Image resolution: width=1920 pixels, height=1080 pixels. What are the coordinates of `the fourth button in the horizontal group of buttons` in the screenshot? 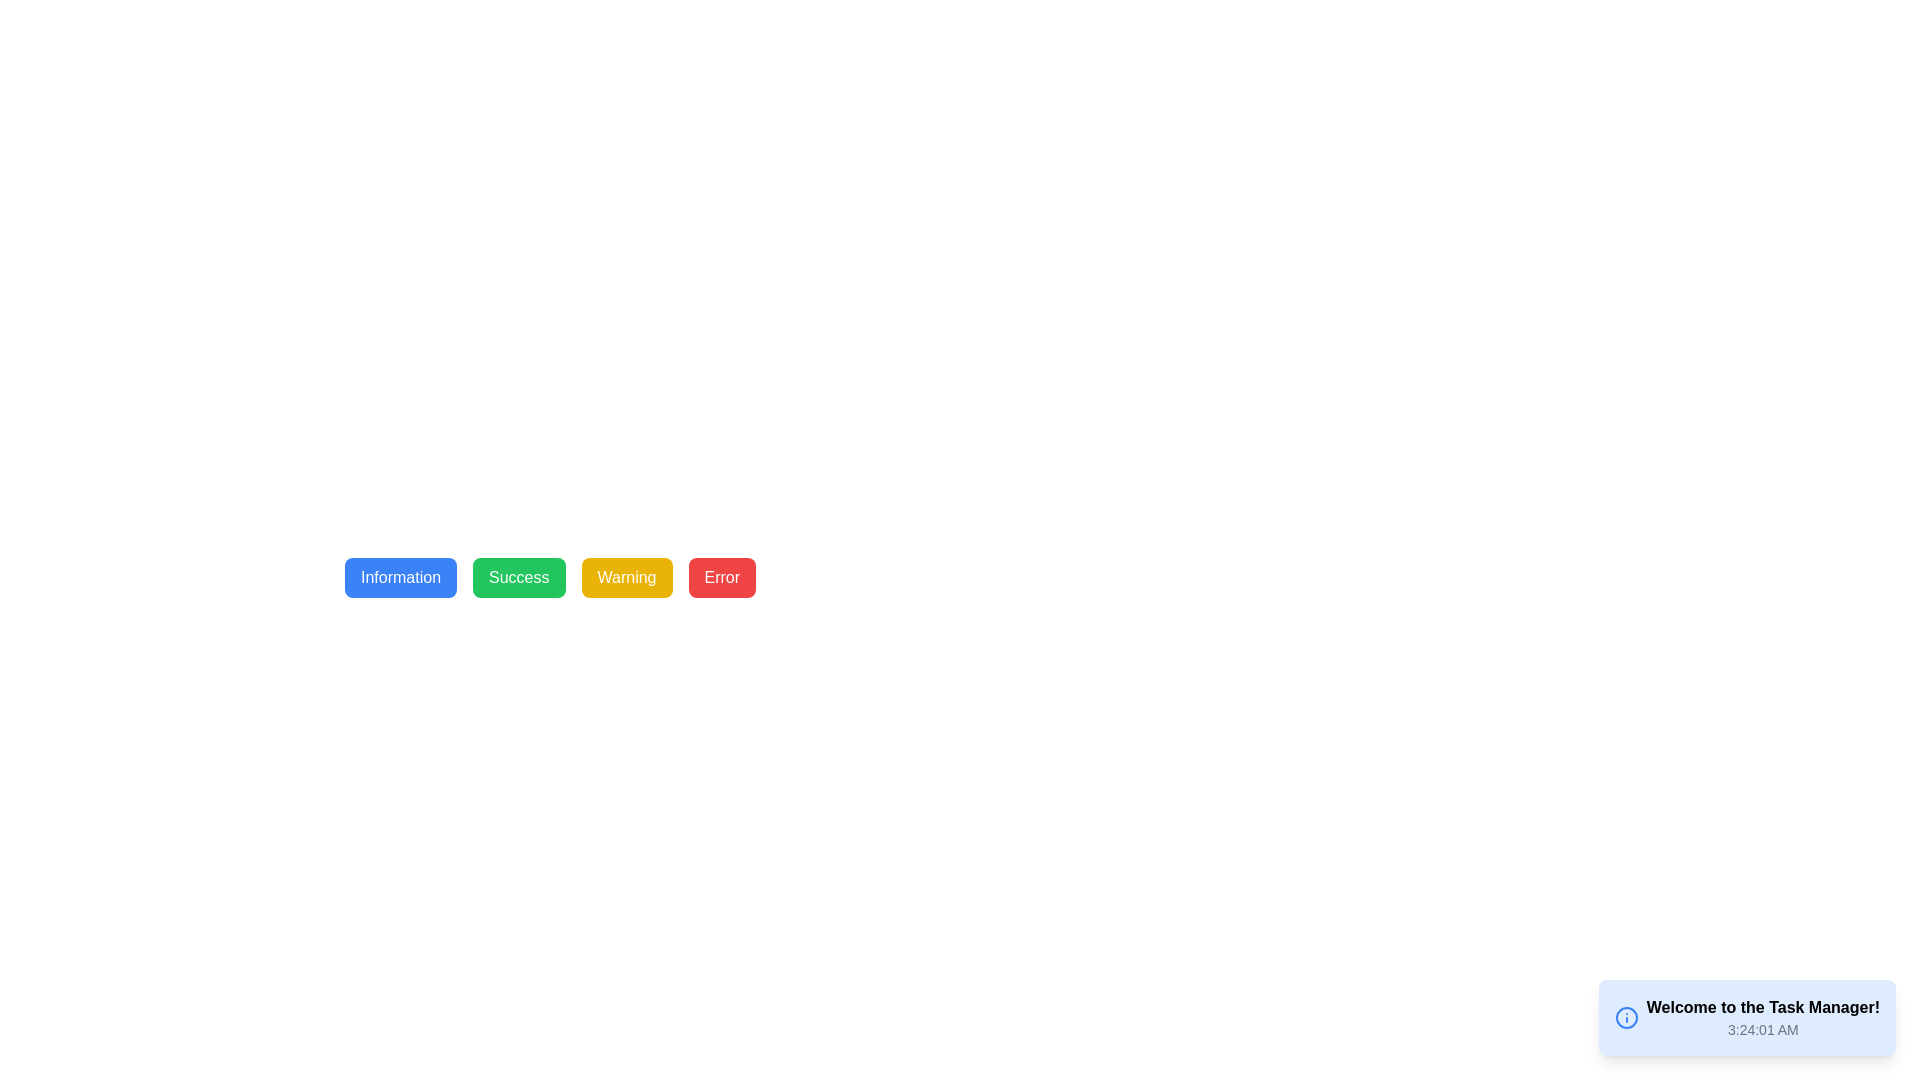 It's located at (721, 578).